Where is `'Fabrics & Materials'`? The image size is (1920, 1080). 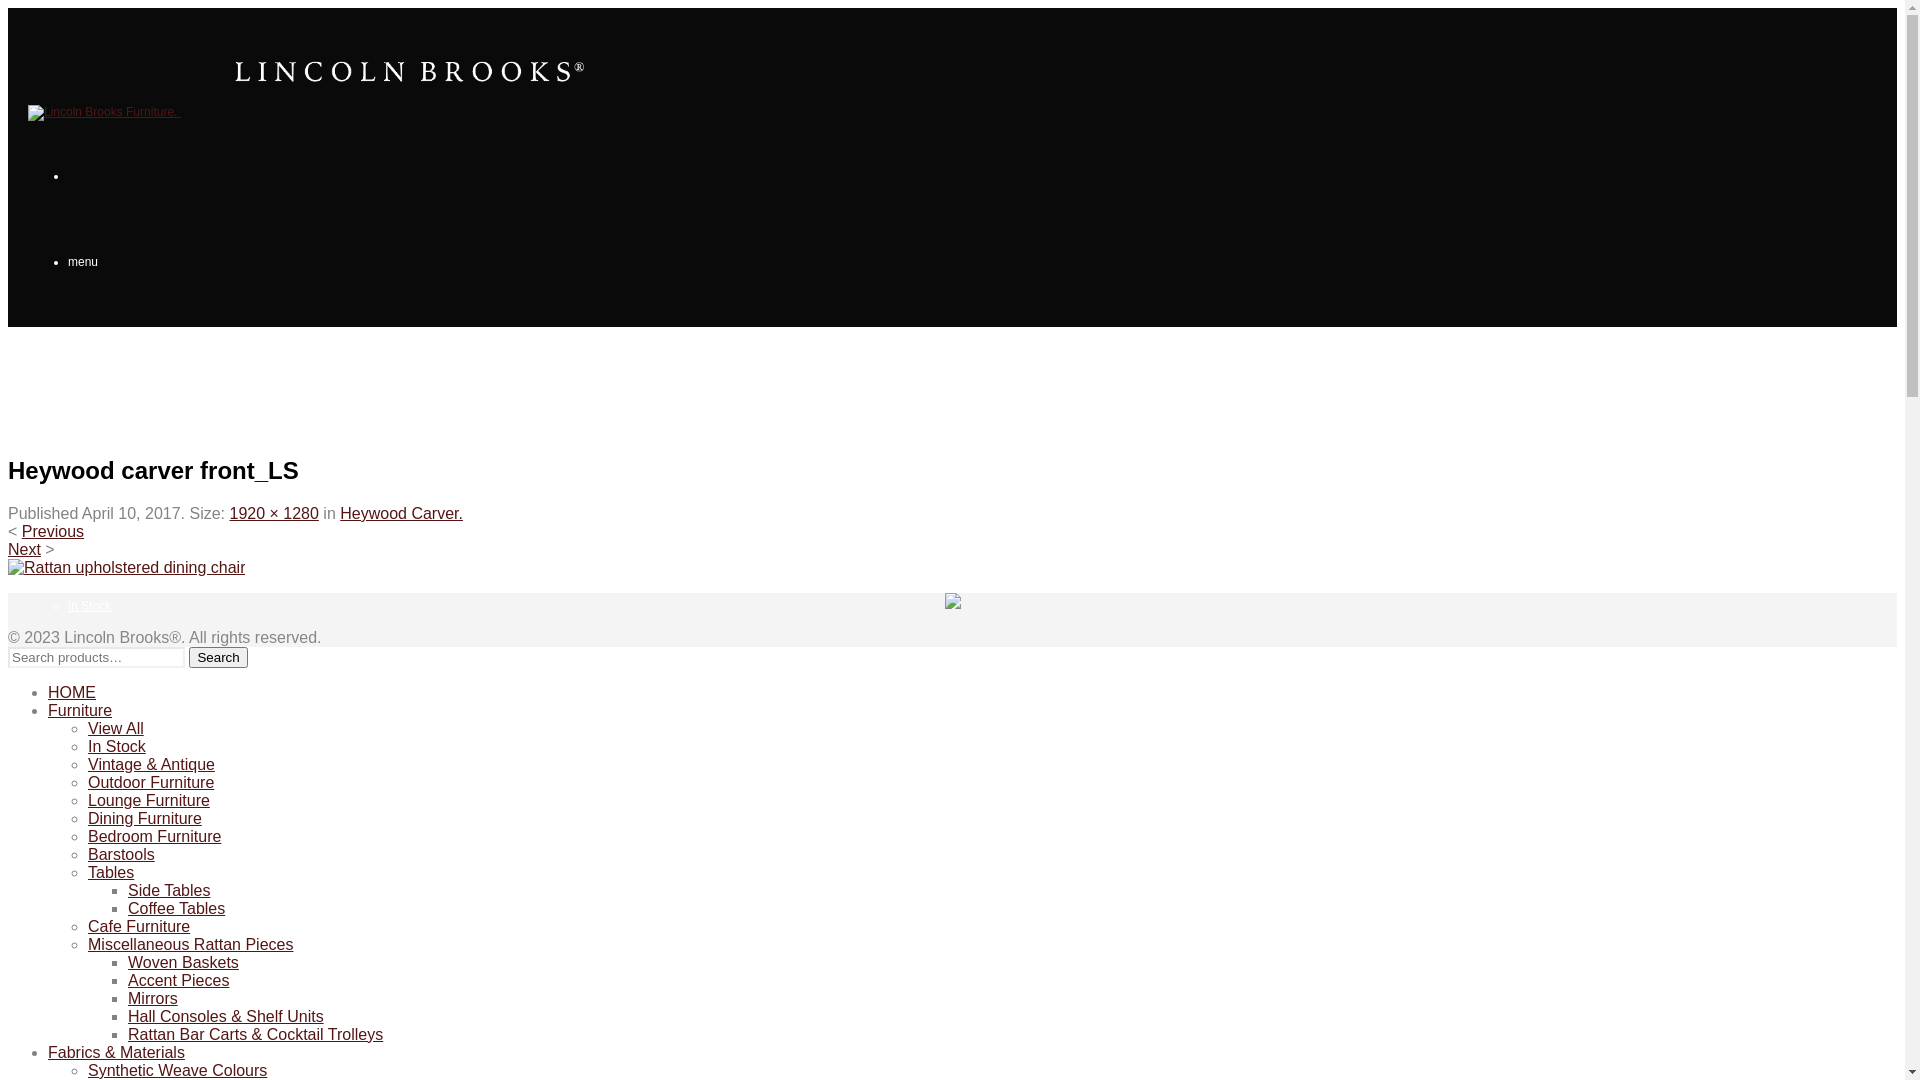 'Fabrics & Materials' is located at coordinates (48, 1051).